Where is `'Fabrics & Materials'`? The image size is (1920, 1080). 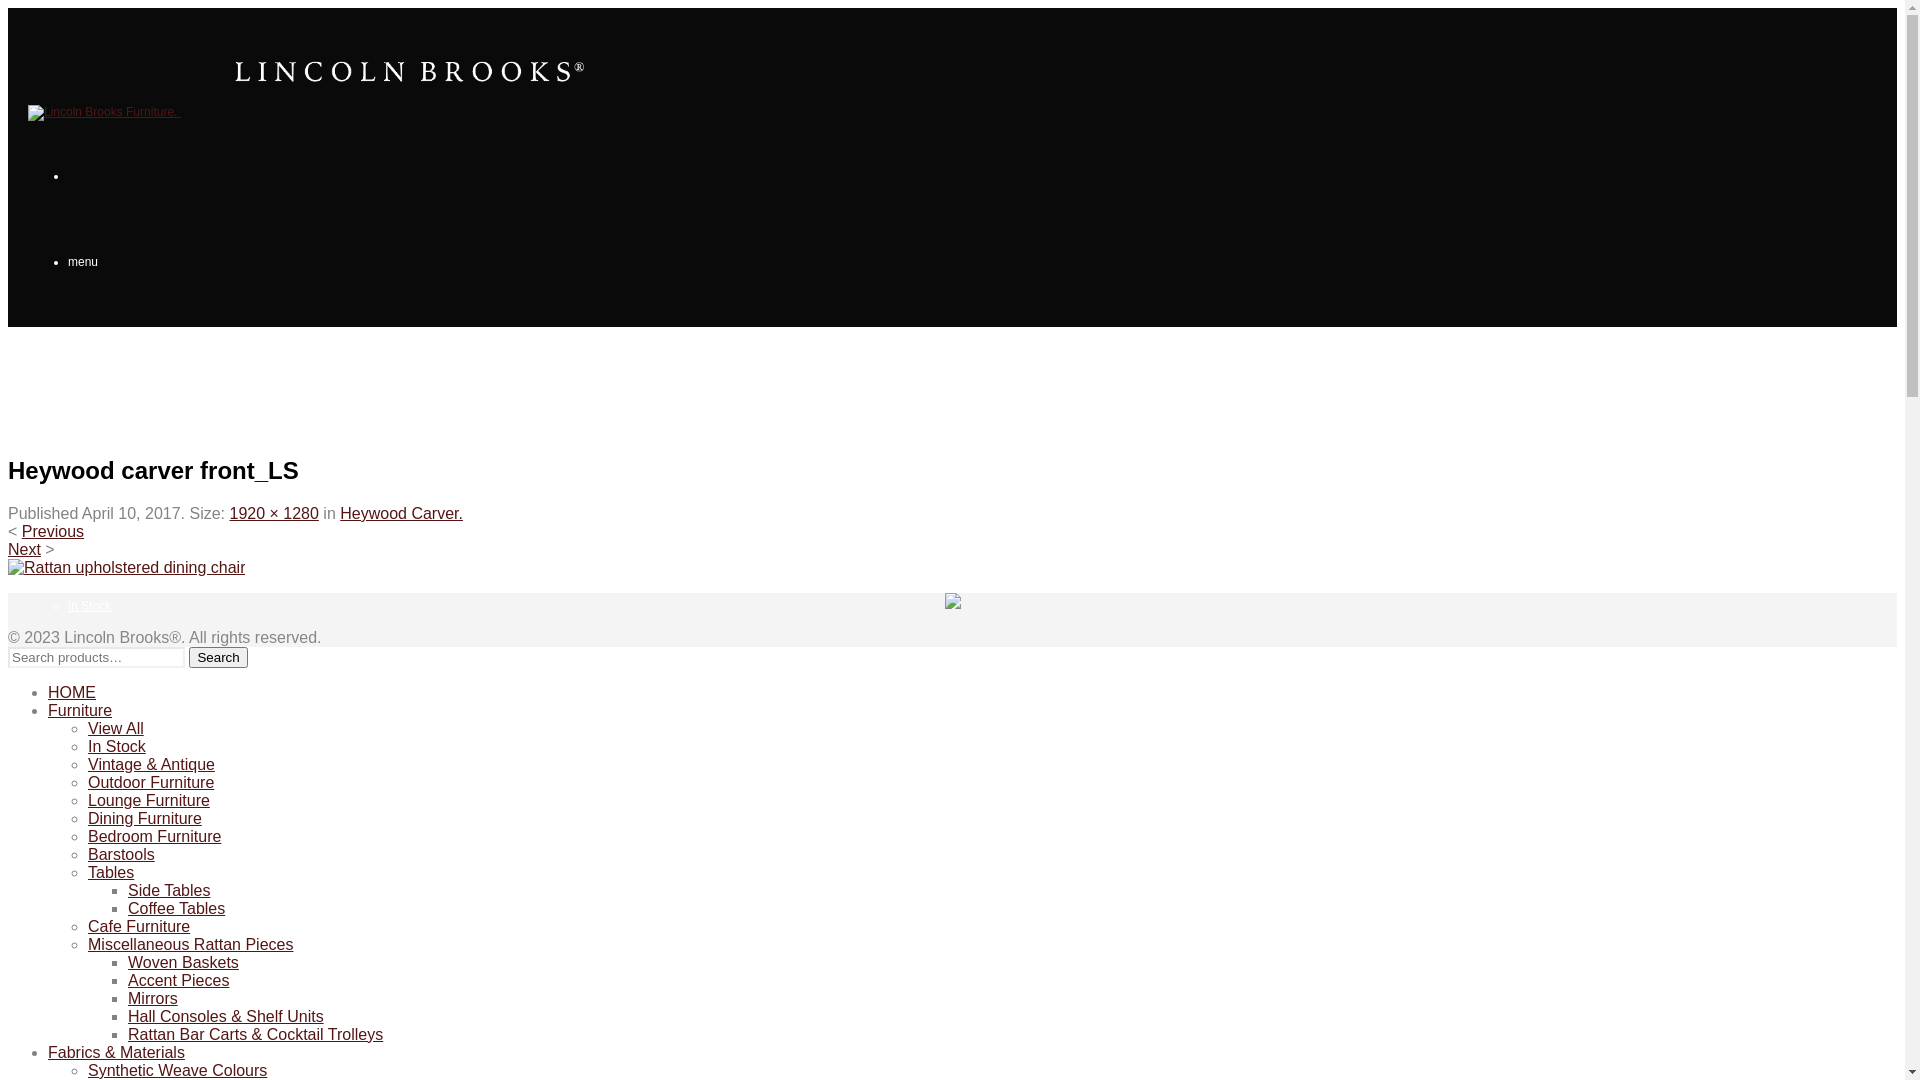 'Fabrics & Materials' is located at coordinates (48, 1051).